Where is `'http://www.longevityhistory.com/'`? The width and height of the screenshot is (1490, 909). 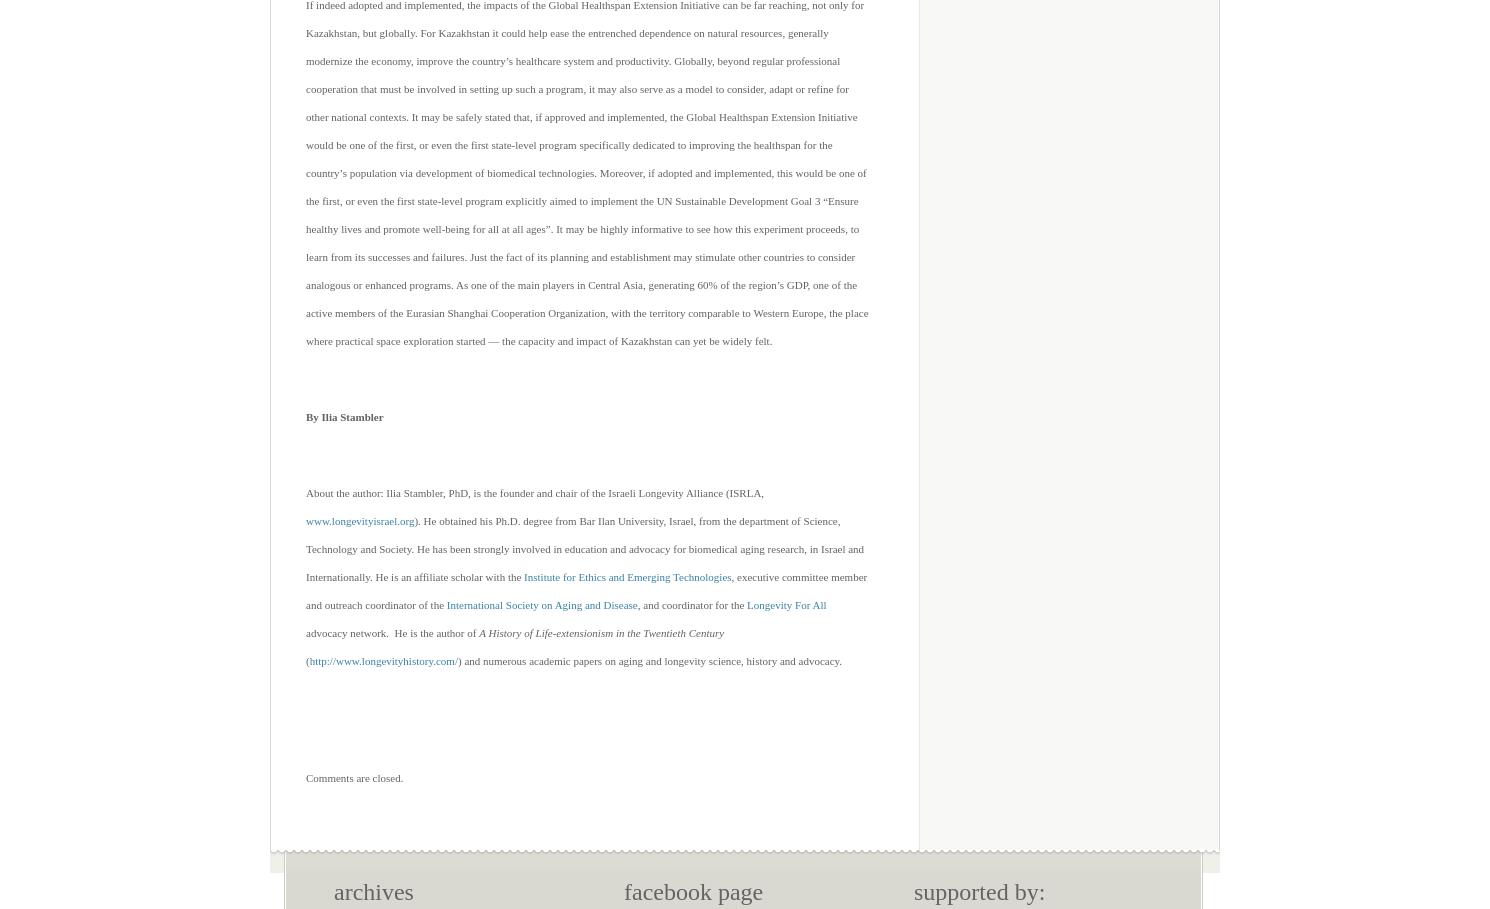
'http://www.longevityhistory.com/' is located at coordinates (382, 660).